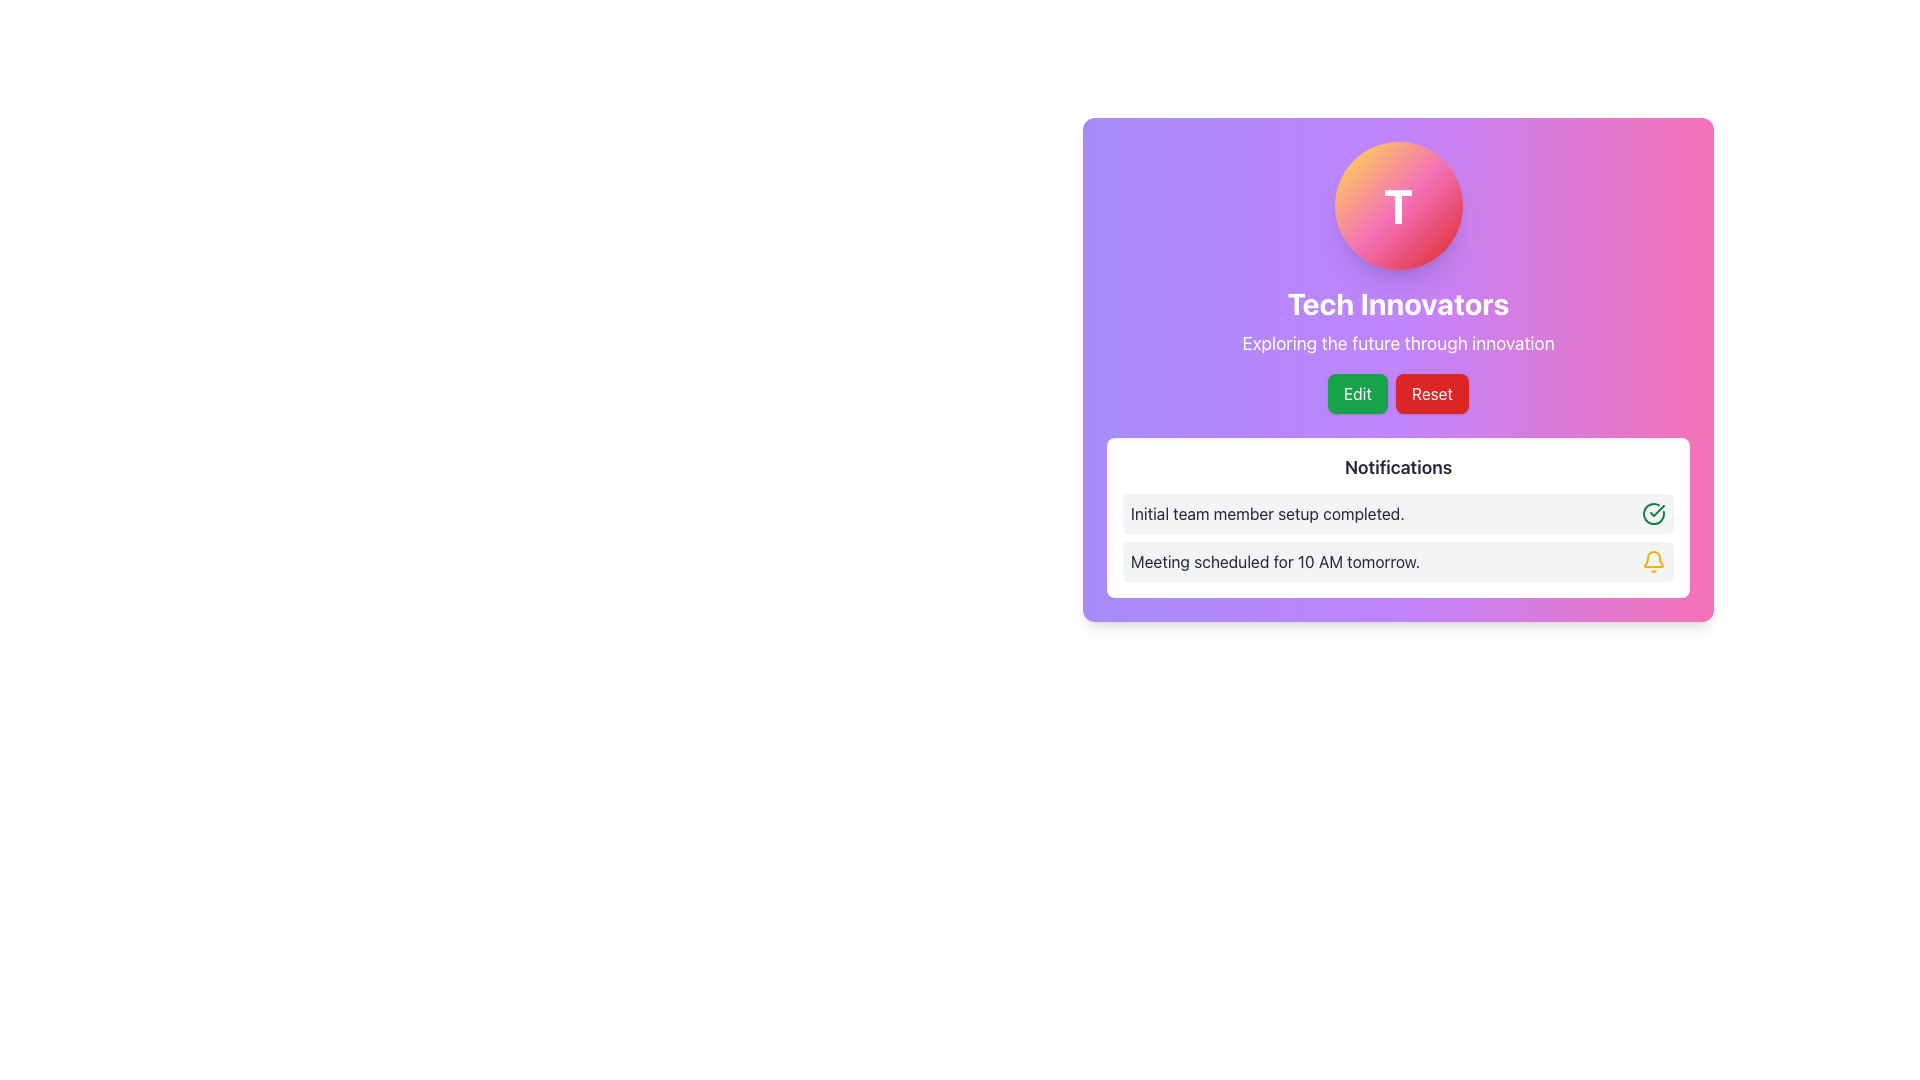 This screenshot has width=1920, height=1080. What do you see at coordinates (1654, 512) in the screenshot?
I see `the success notification icon indicating 'Initial team member setup completed.' located in the Notifications section` at bounding box center [1654, 512].